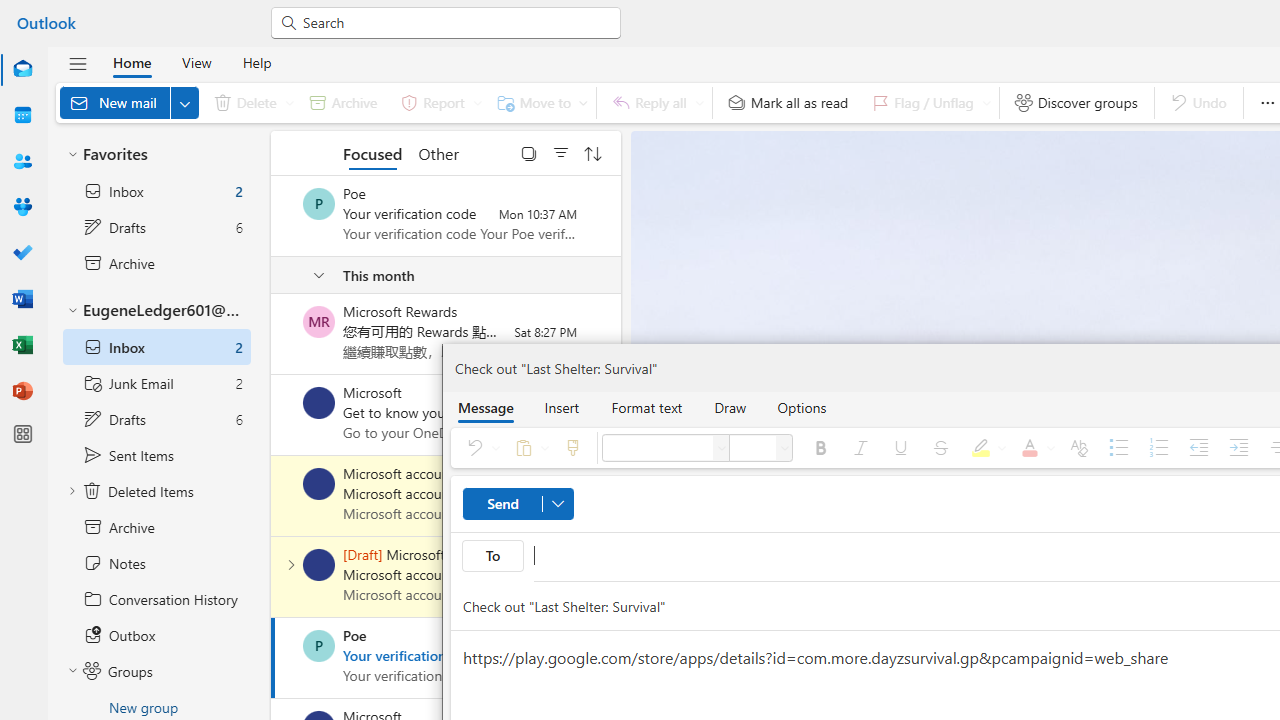  What do you see at coordinates (249, 102) in the screenshot?
I see `'Delete'` at bounding box center [249, 102].